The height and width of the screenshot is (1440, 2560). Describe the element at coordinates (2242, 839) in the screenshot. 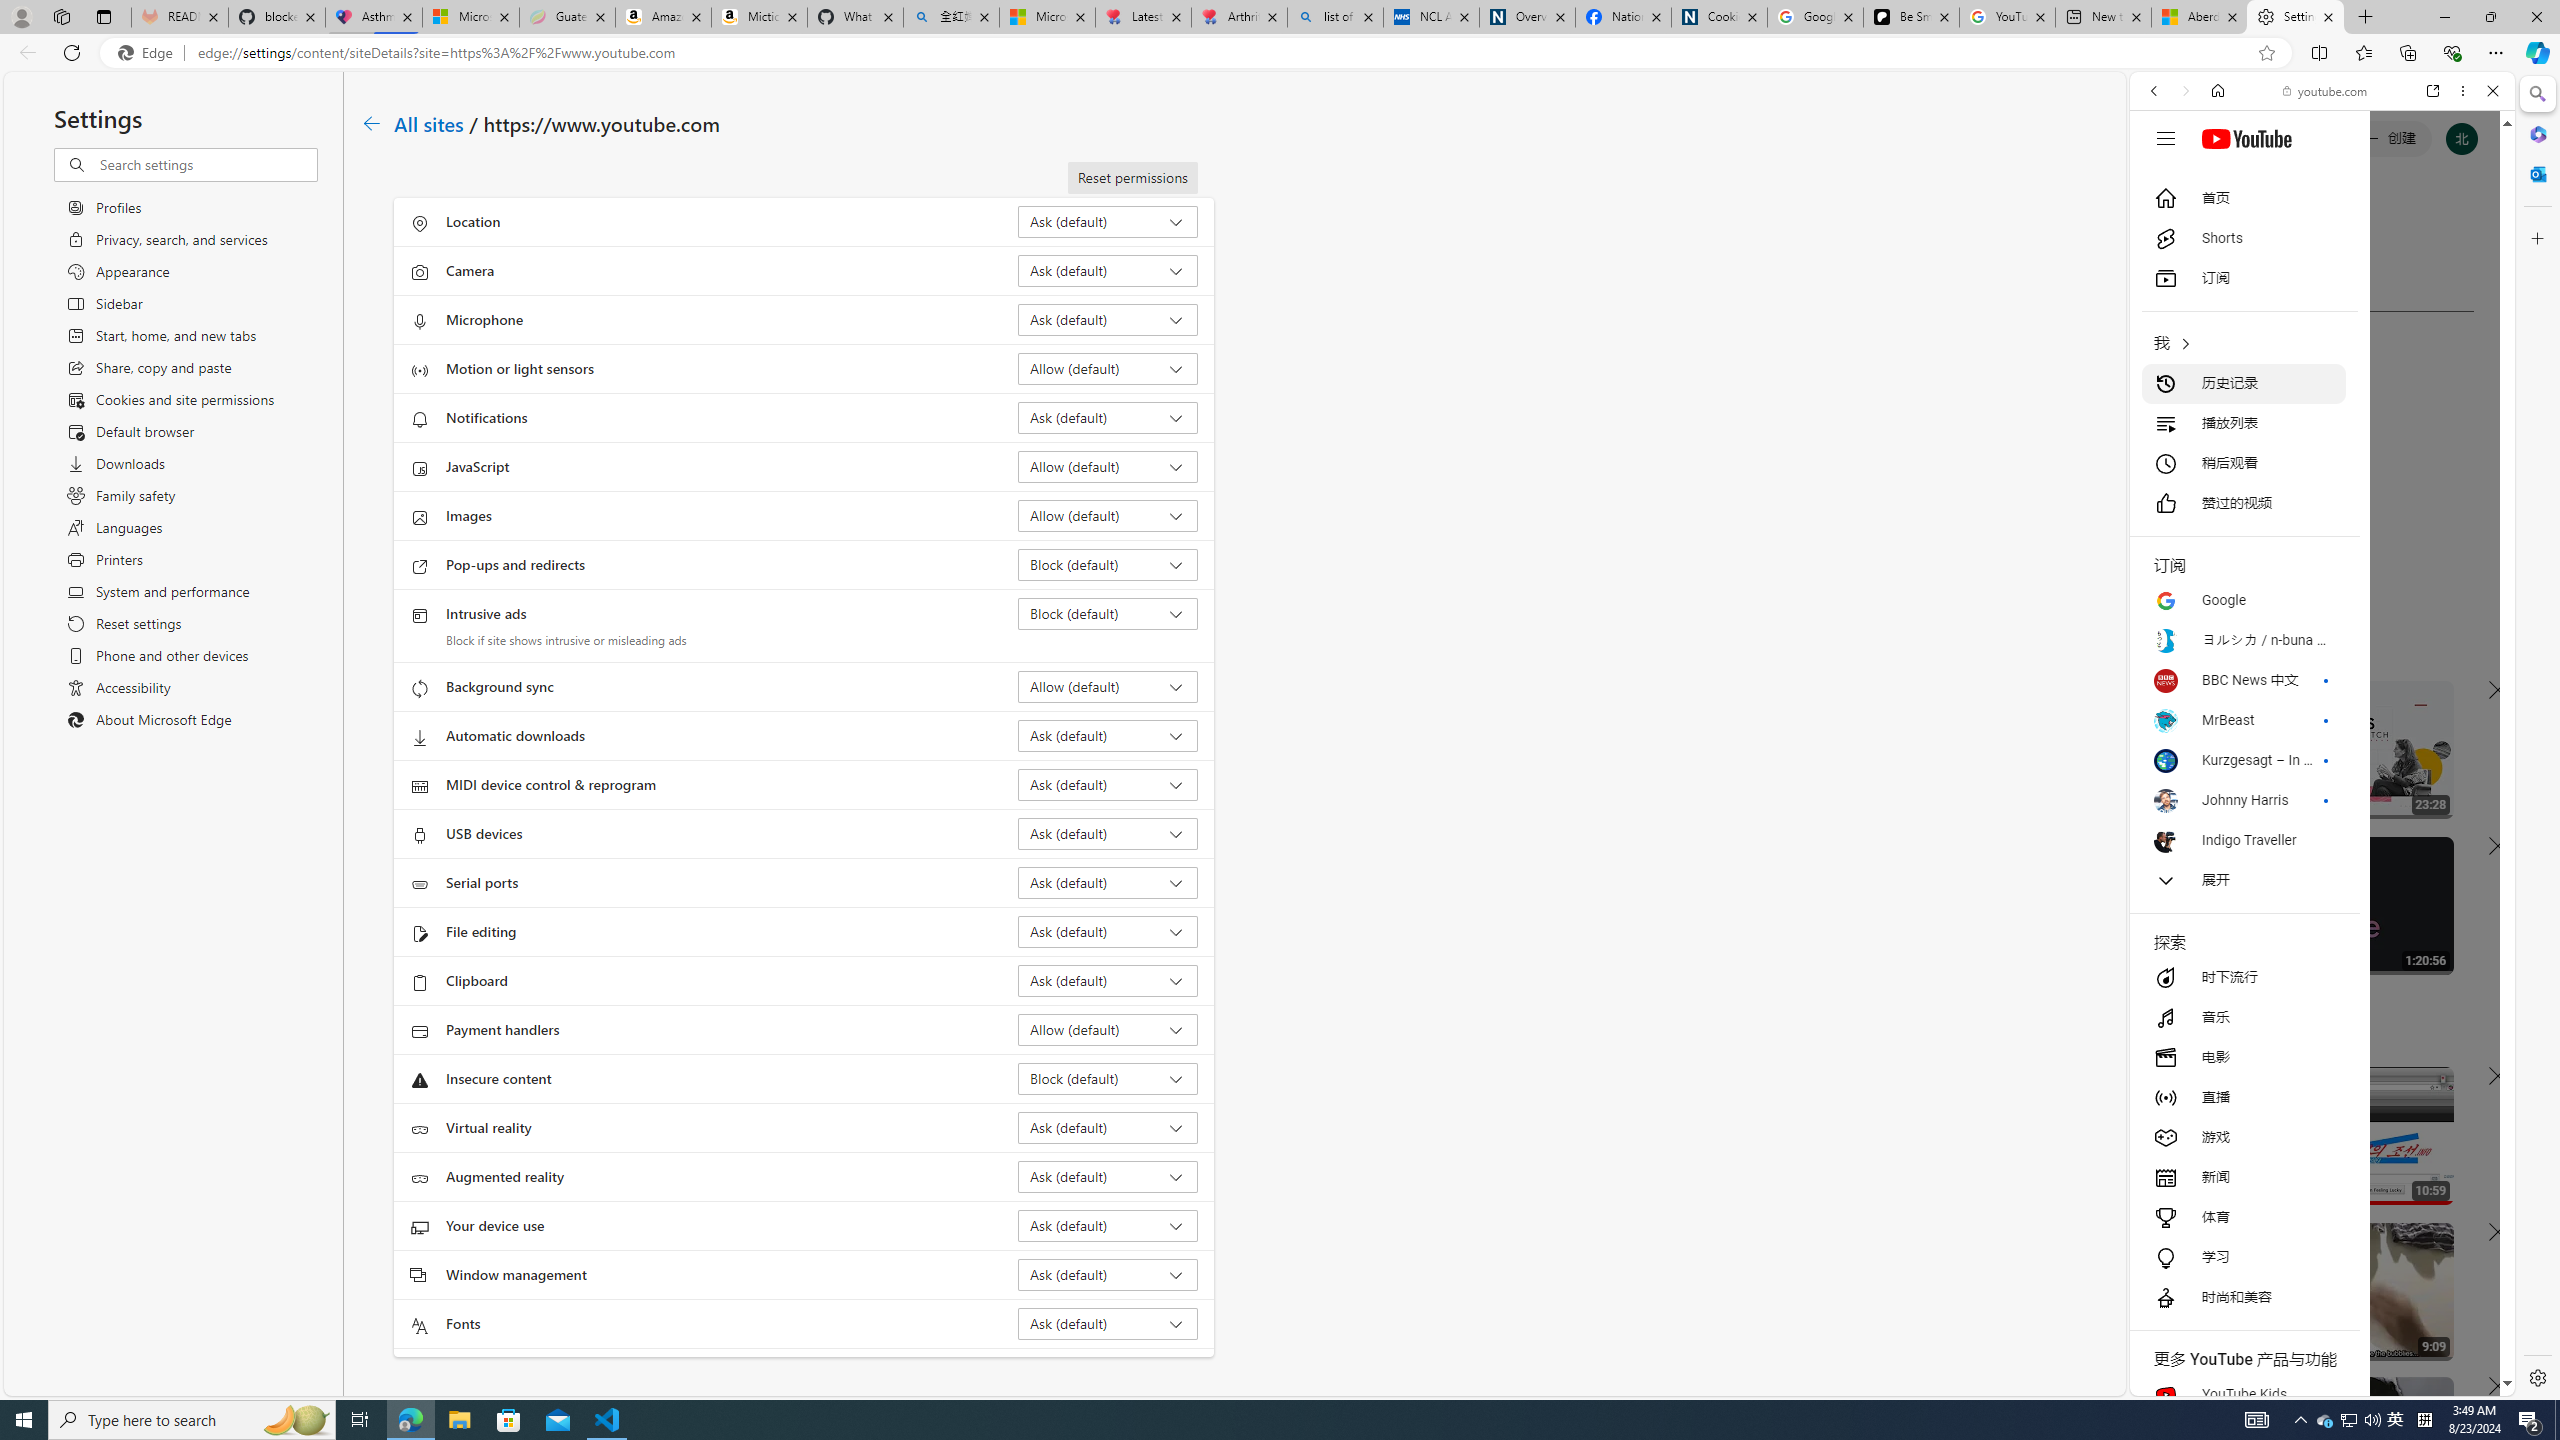

I see `'Indigo Traveller'` at that location.